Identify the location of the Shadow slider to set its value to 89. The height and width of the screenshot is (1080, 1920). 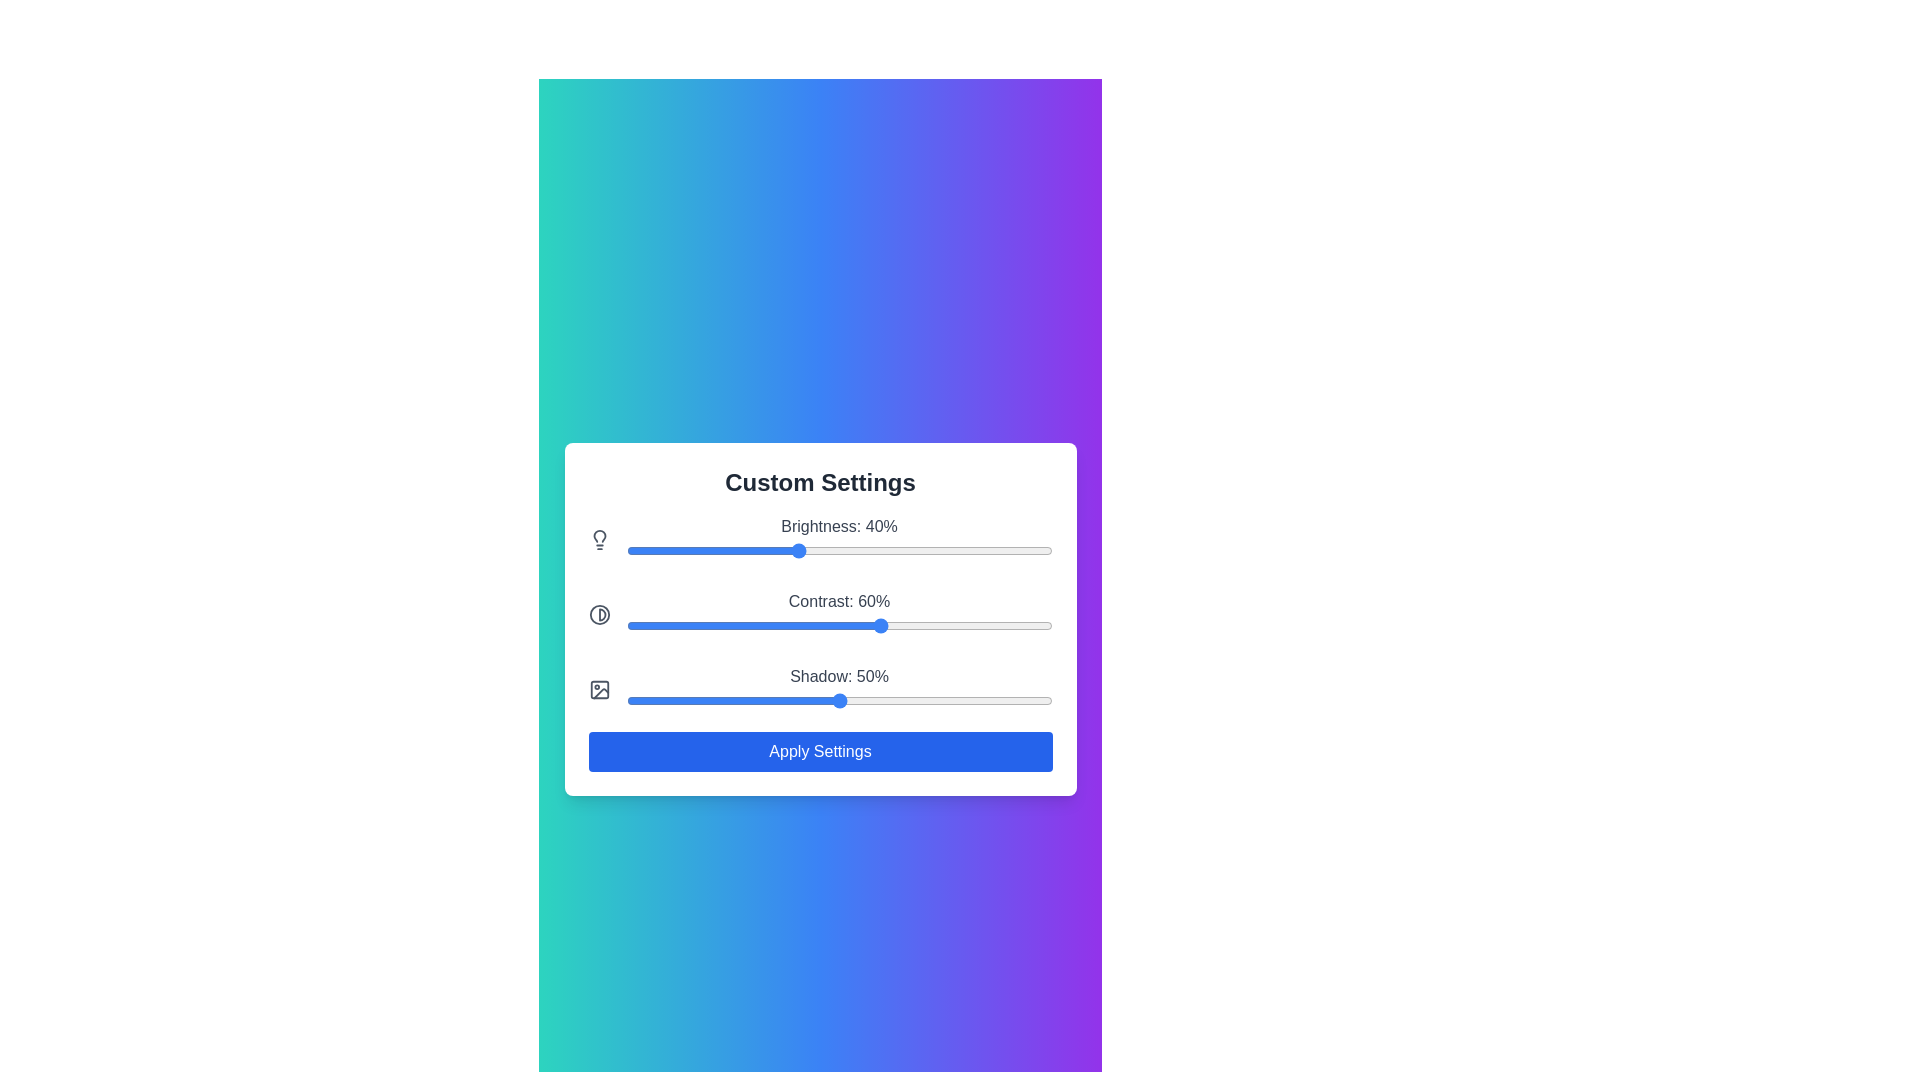
(1005, 699).